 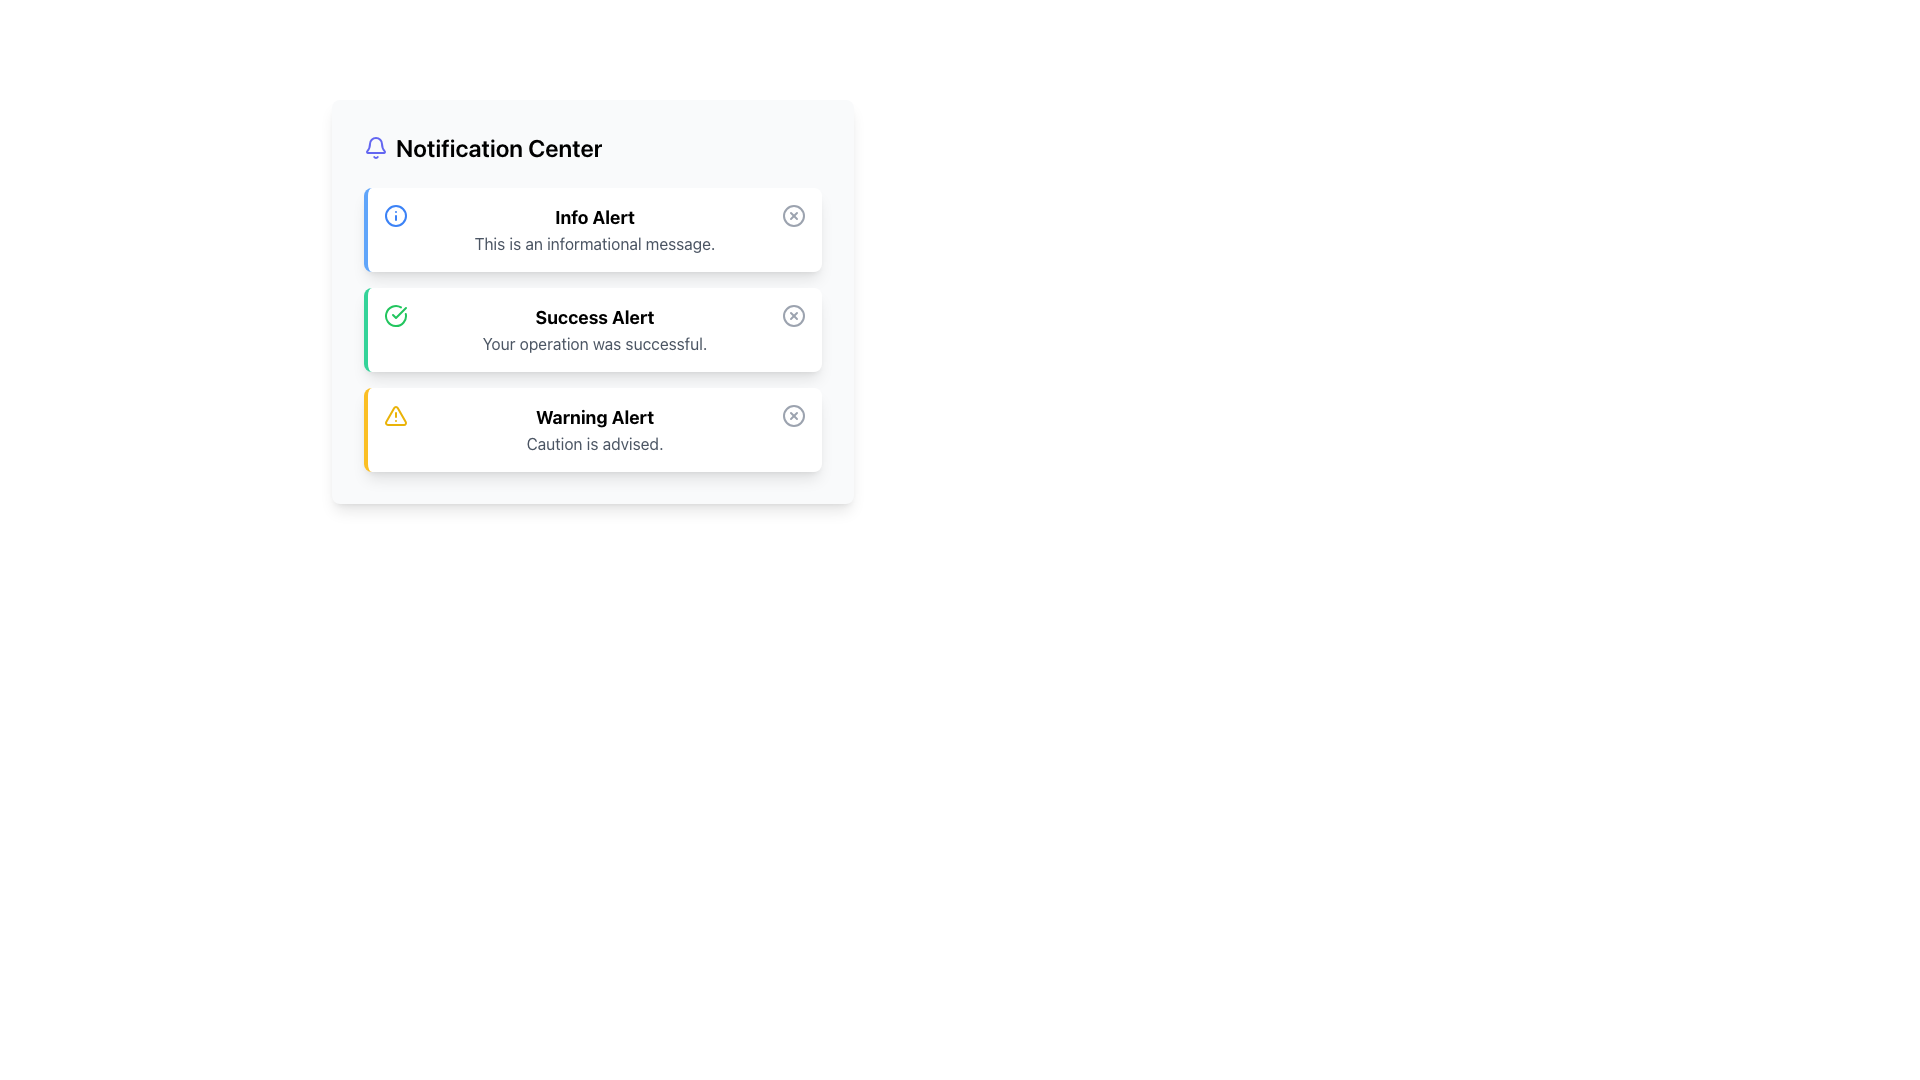 What do you see at coordinates (594, 329) in the screenshot?
I see `the Notification Alert that indicates the previous operation was successful, positioned as the second alert in the notification panel` at bounding box center [594, 329].